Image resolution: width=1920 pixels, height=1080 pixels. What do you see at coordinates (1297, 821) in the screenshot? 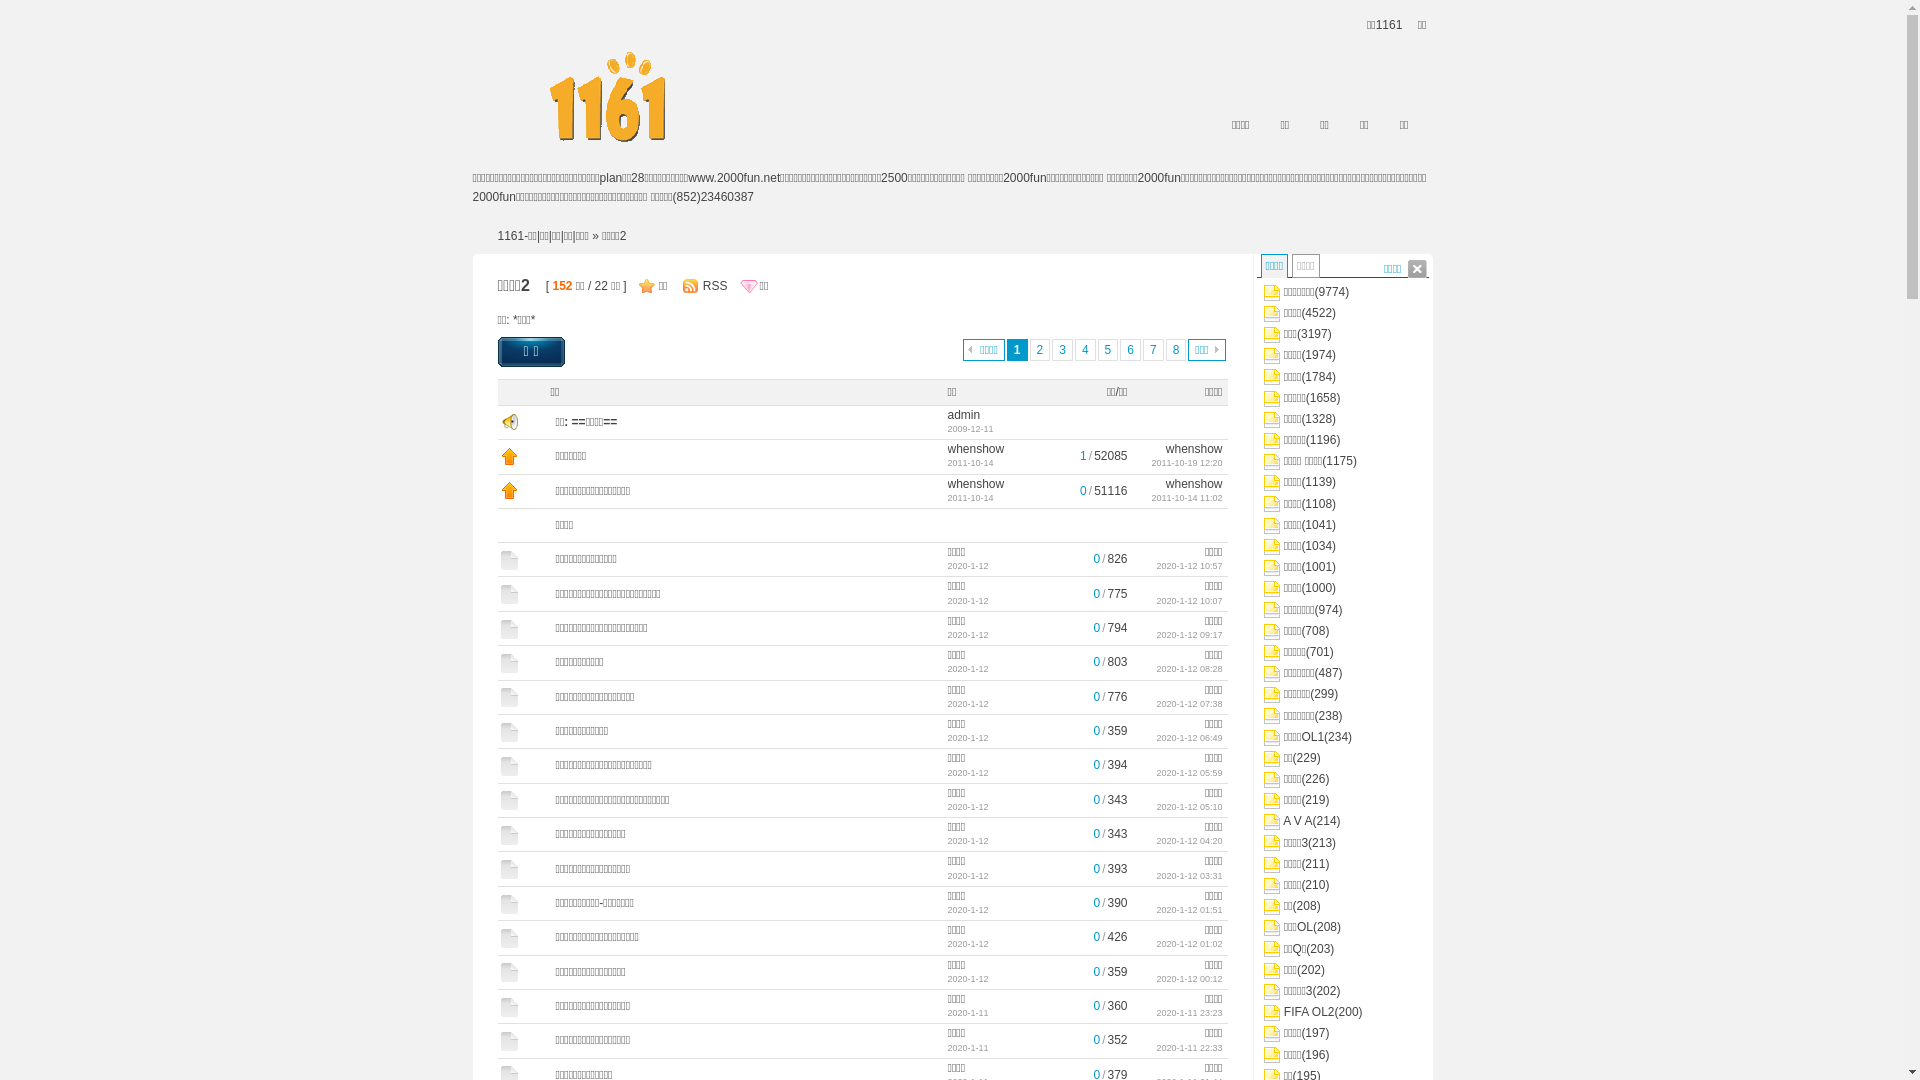
I see `'A V A'` at bounding box center [1297, 821].